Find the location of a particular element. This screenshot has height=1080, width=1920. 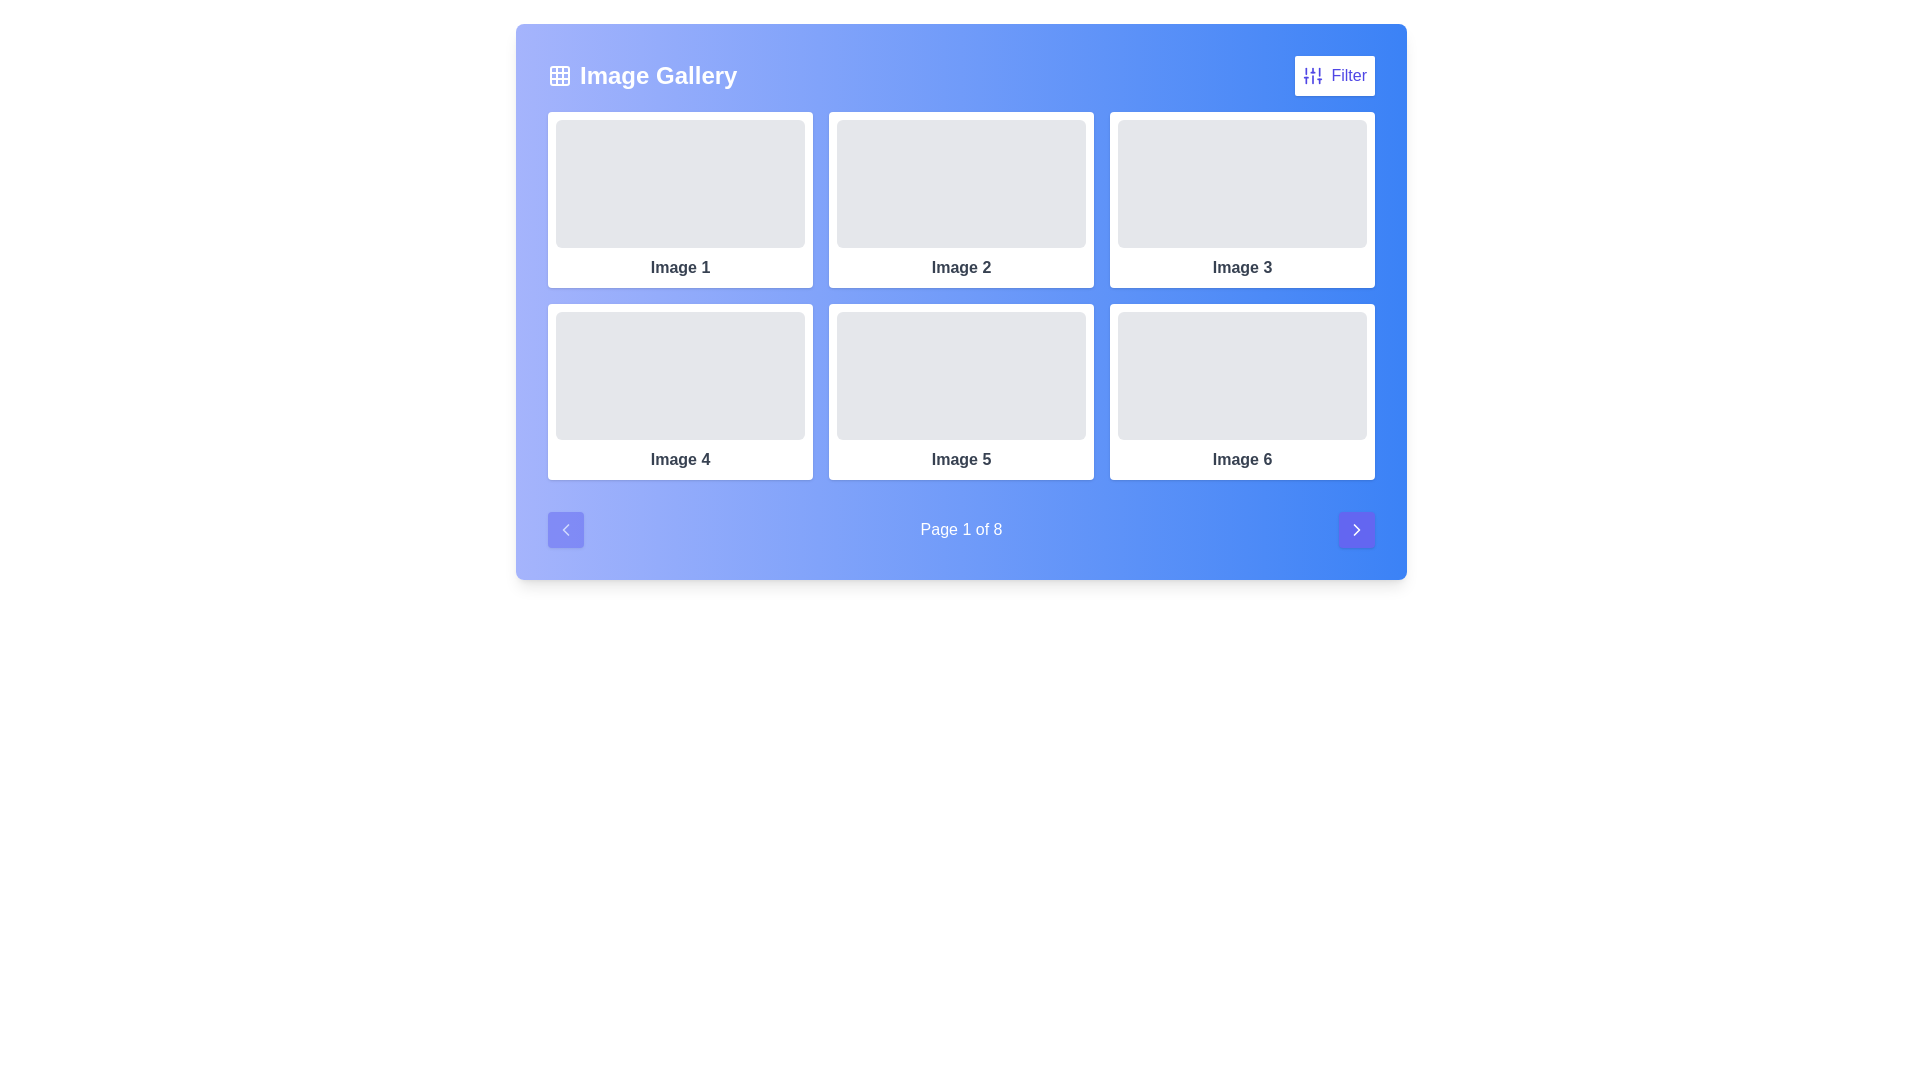

the 'Image Gallery' header section is located at coordinates (961, 75).